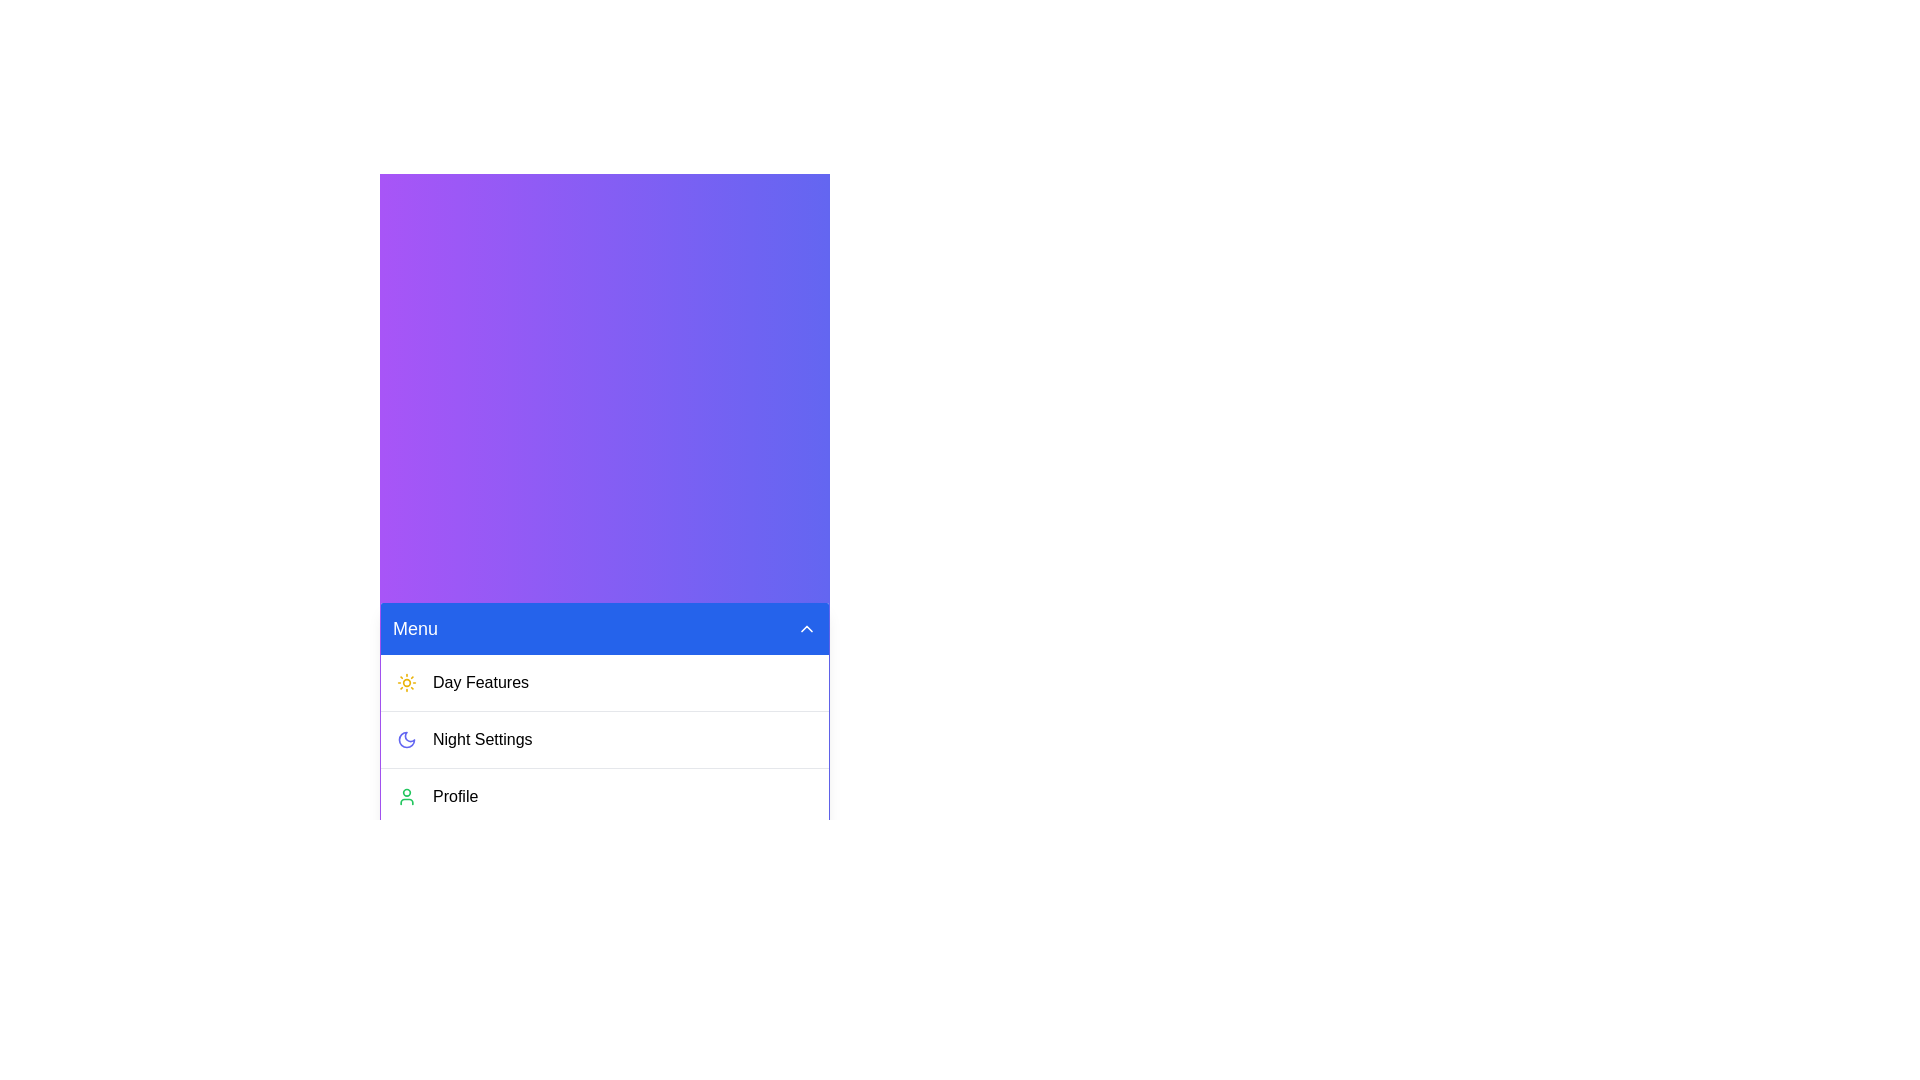  Describe the element at coordinates (603, 627) in the screenshot. I see `the menu header to toggle its visibility` at that location.